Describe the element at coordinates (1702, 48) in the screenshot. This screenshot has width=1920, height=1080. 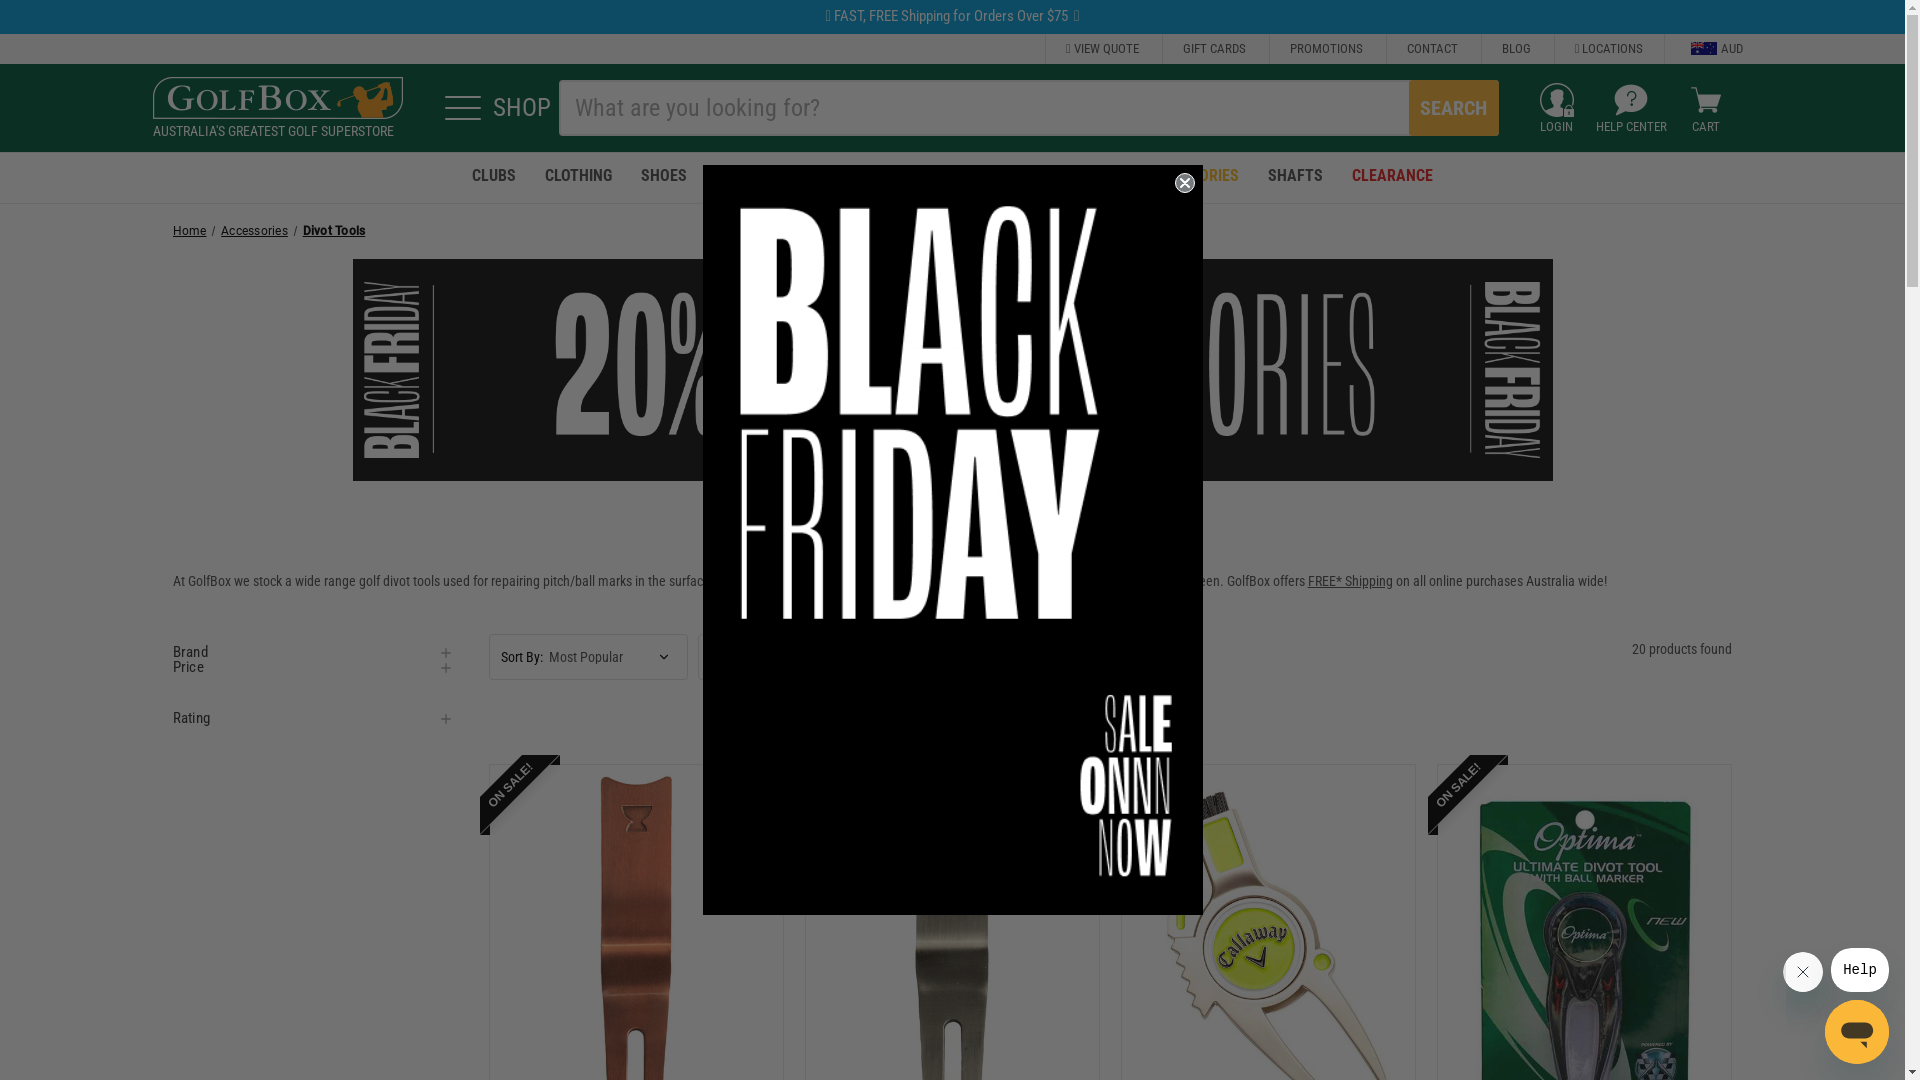
I see `'AUD'` at that location.